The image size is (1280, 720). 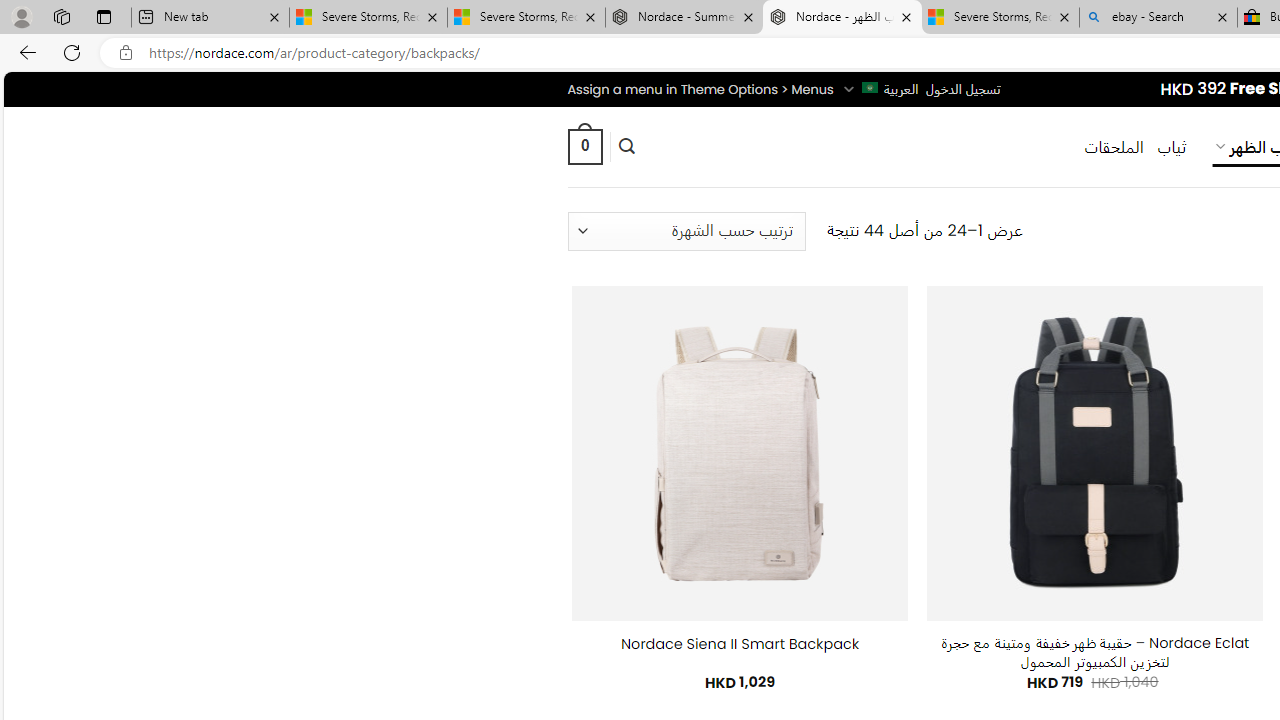 I want to click on 'ebay - Search', so click(x=1158, y=17).